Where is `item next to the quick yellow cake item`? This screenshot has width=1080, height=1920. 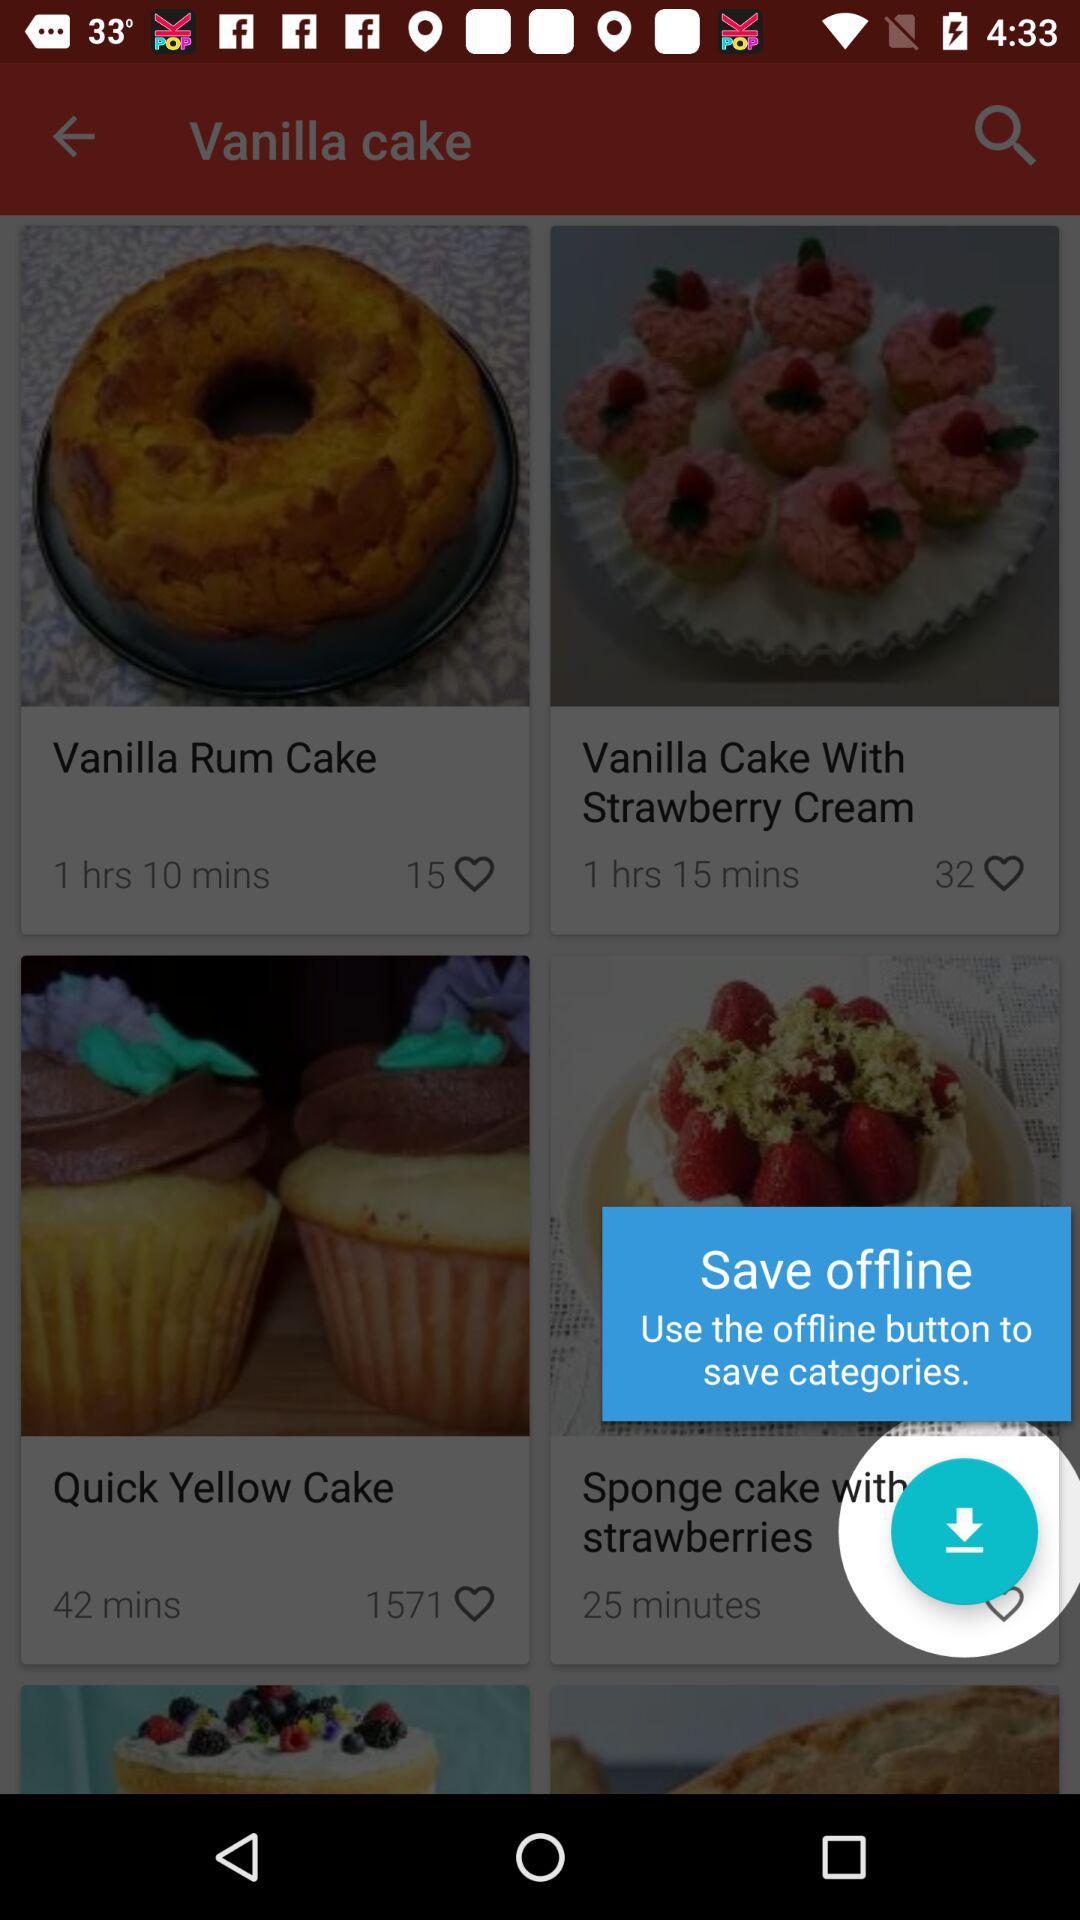 item next to the quick yellow cake item is located at coordinates (963, 1530).